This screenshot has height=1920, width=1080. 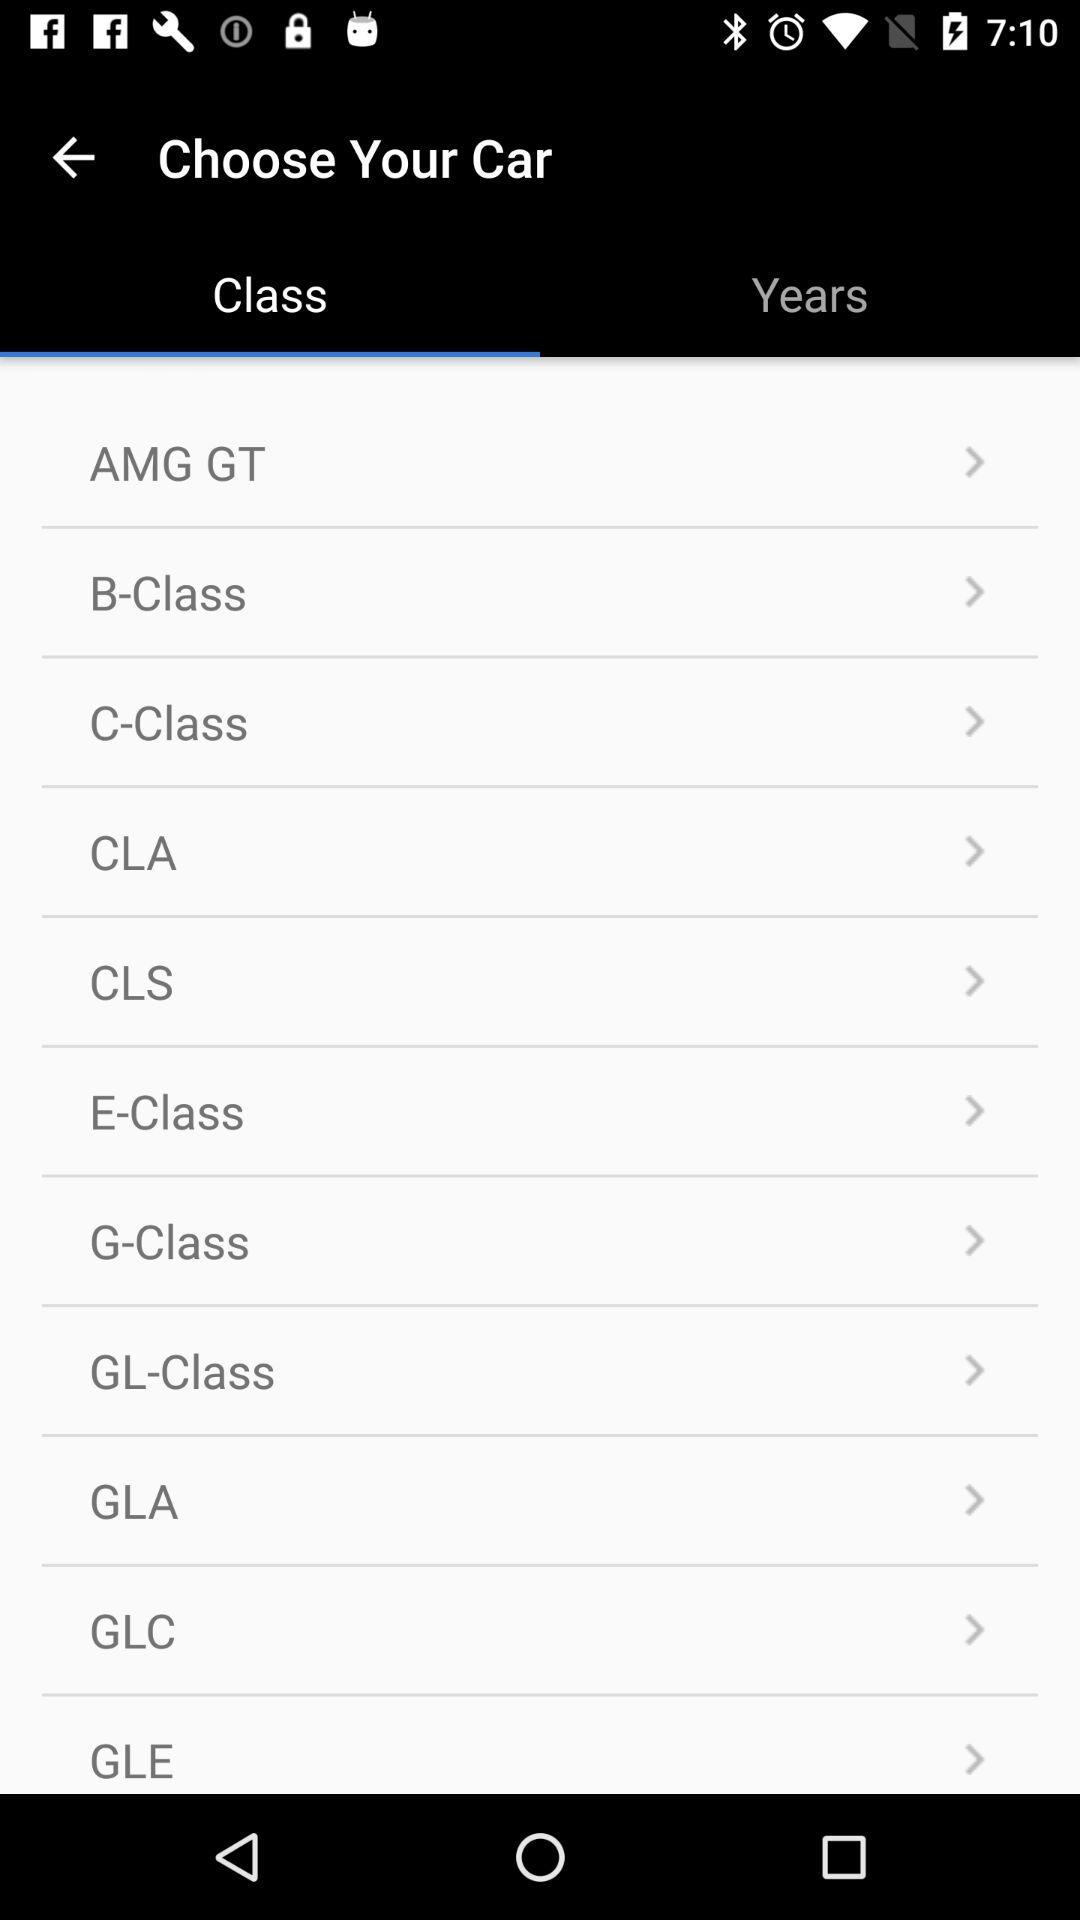 What do you see at coordinates (72, 156) in the screenshot?
I see `item to the left of choose your car app` at bounding box center [72, 156].